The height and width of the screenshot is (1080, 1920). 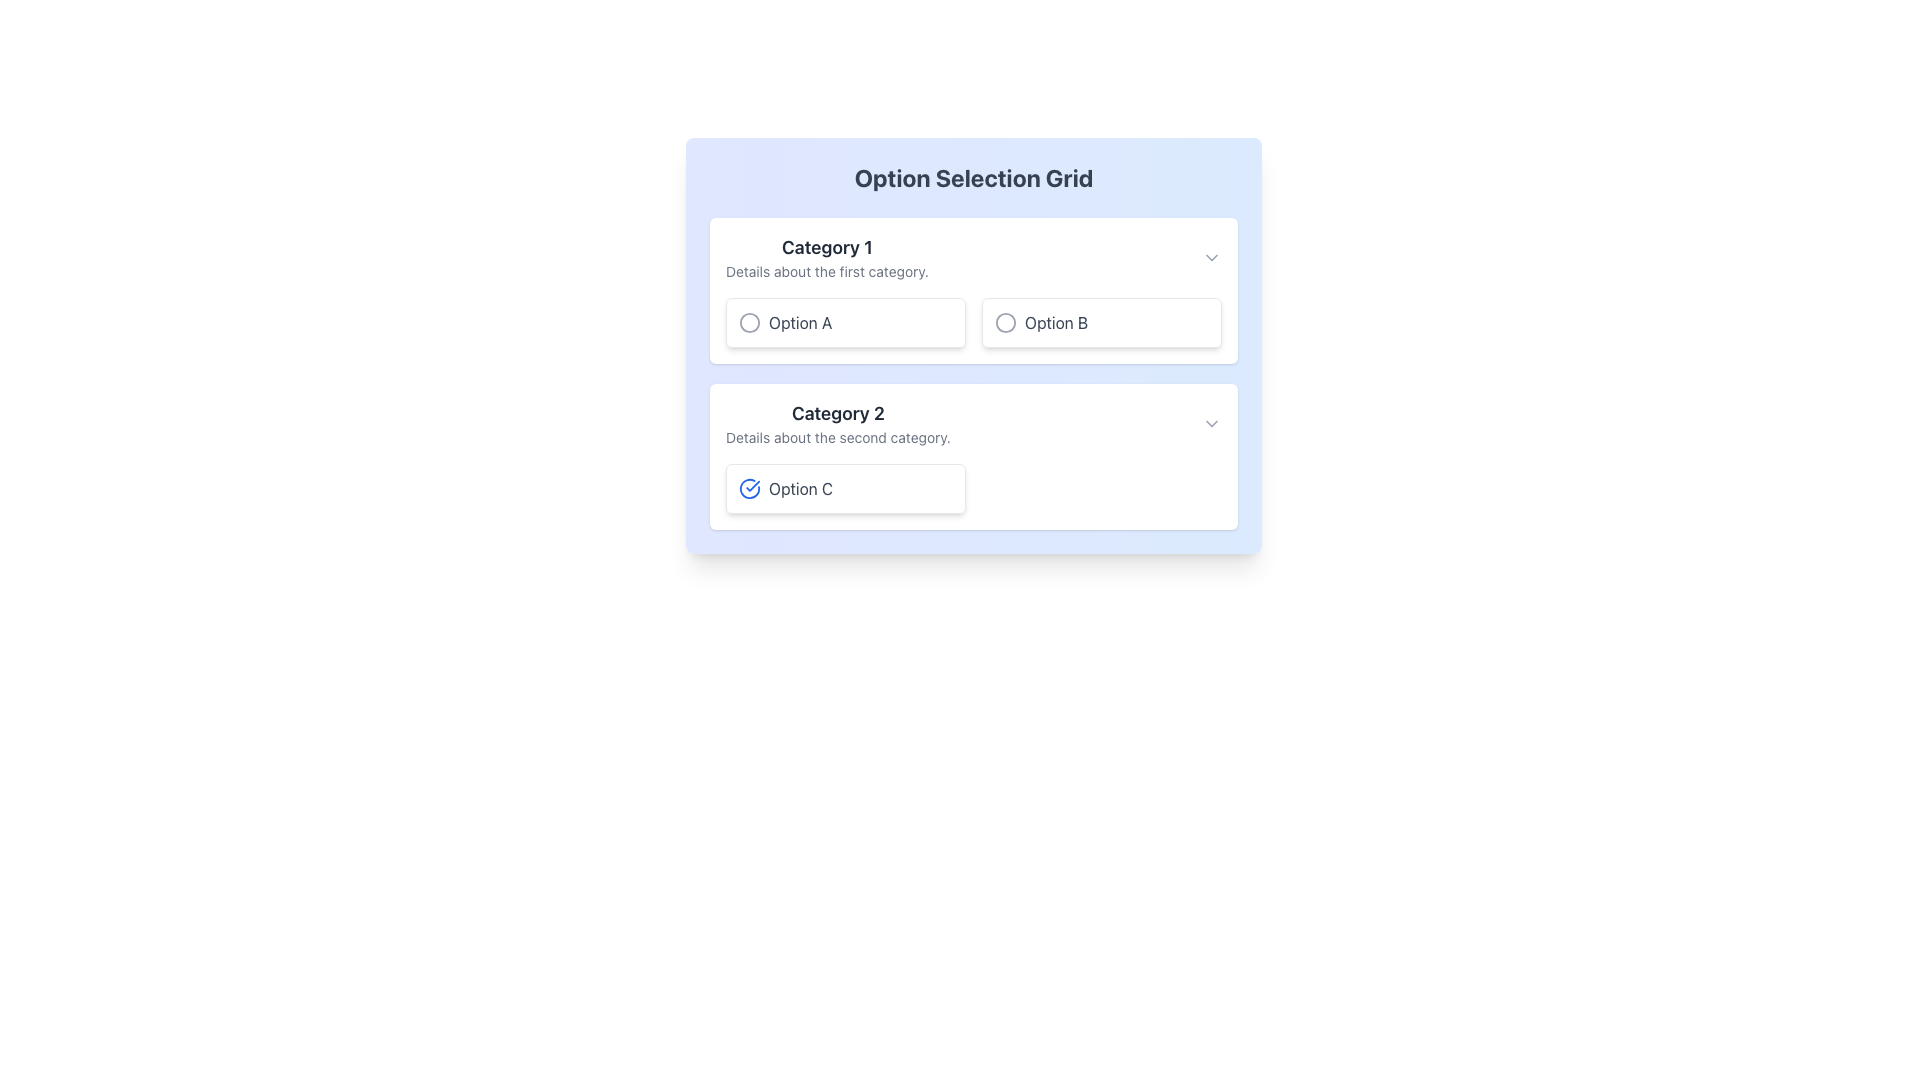 What do you see at coordinates (800, 322) in the screenshot?
I see `the label for 'Option A' in the 'Category 1' selection group, which is located on the left side of the grid interface` at bounding box center [800, 322].